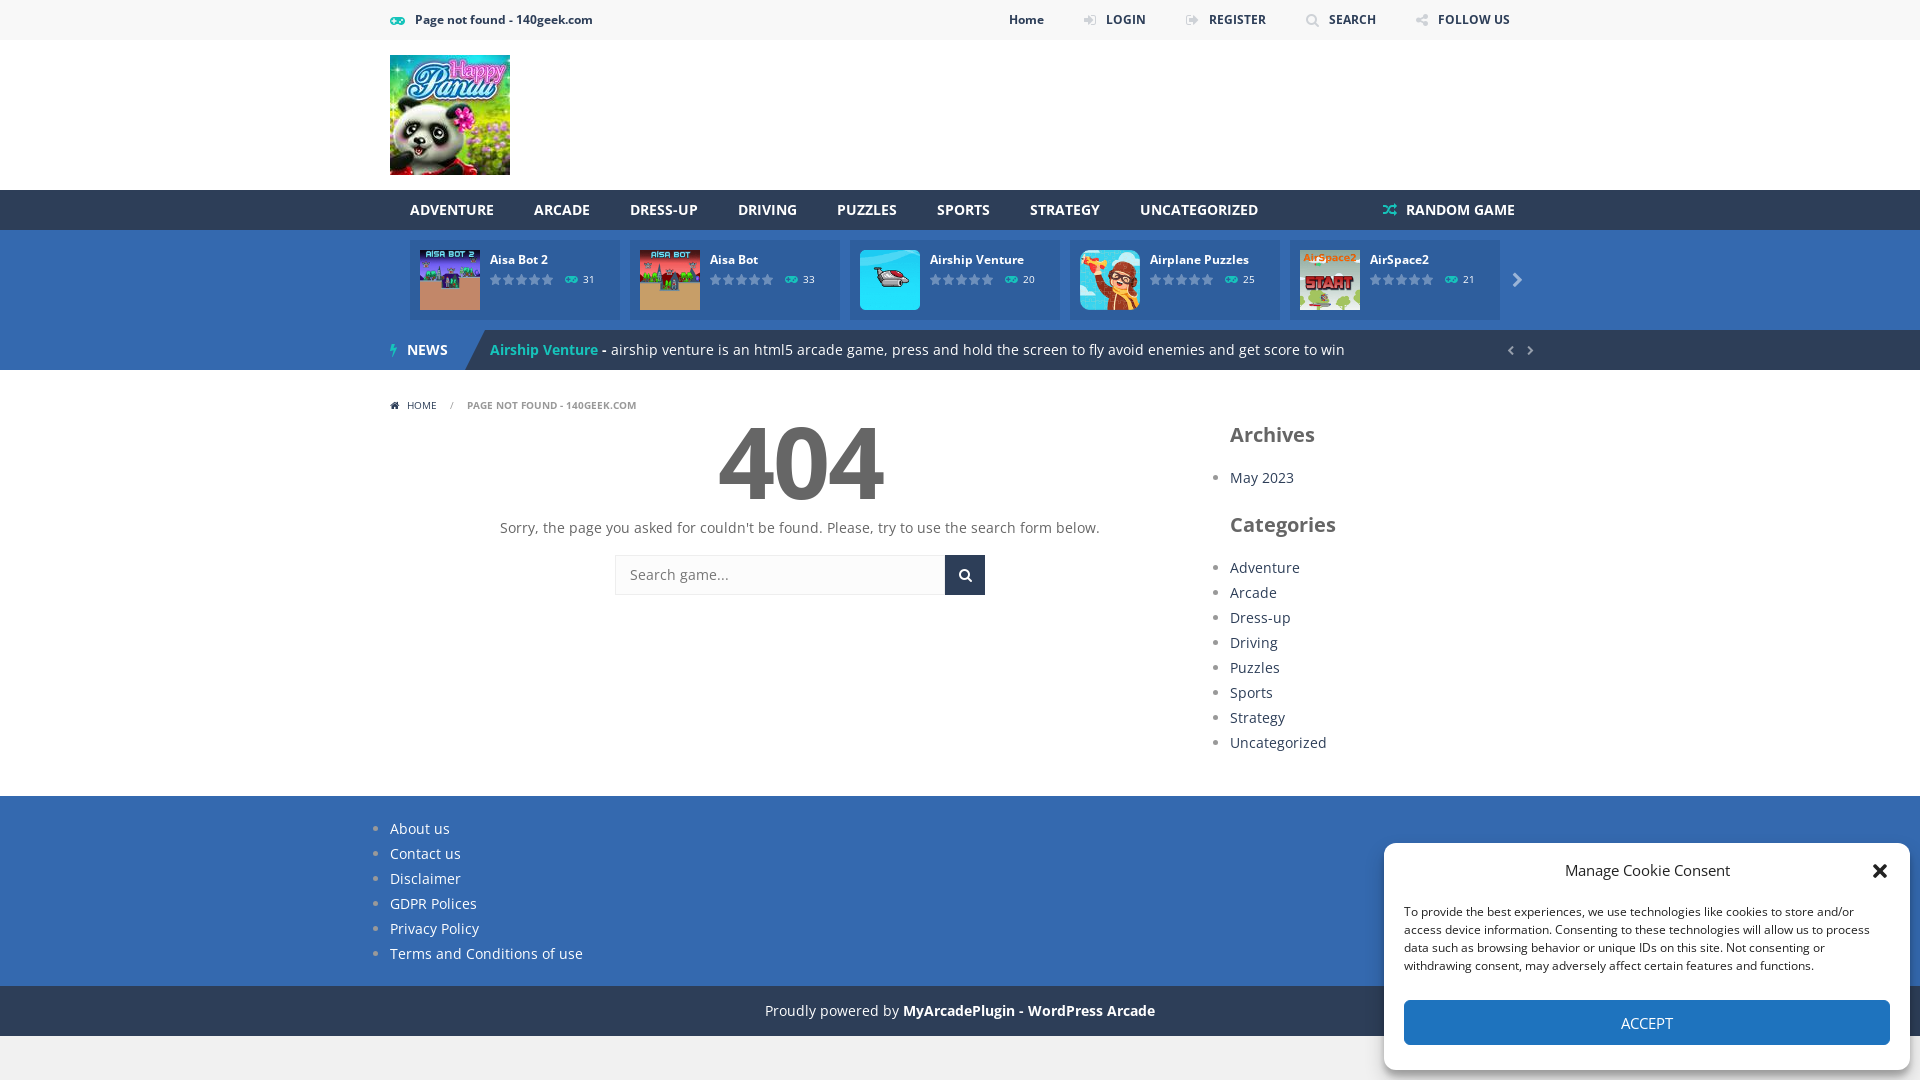 The height and width of the screenshot is (1080, 1920). Describe the element at coordinates (1408, 279) in the screenshot. I see `'0 votes, average: 0.00 out of 5'` at that location.